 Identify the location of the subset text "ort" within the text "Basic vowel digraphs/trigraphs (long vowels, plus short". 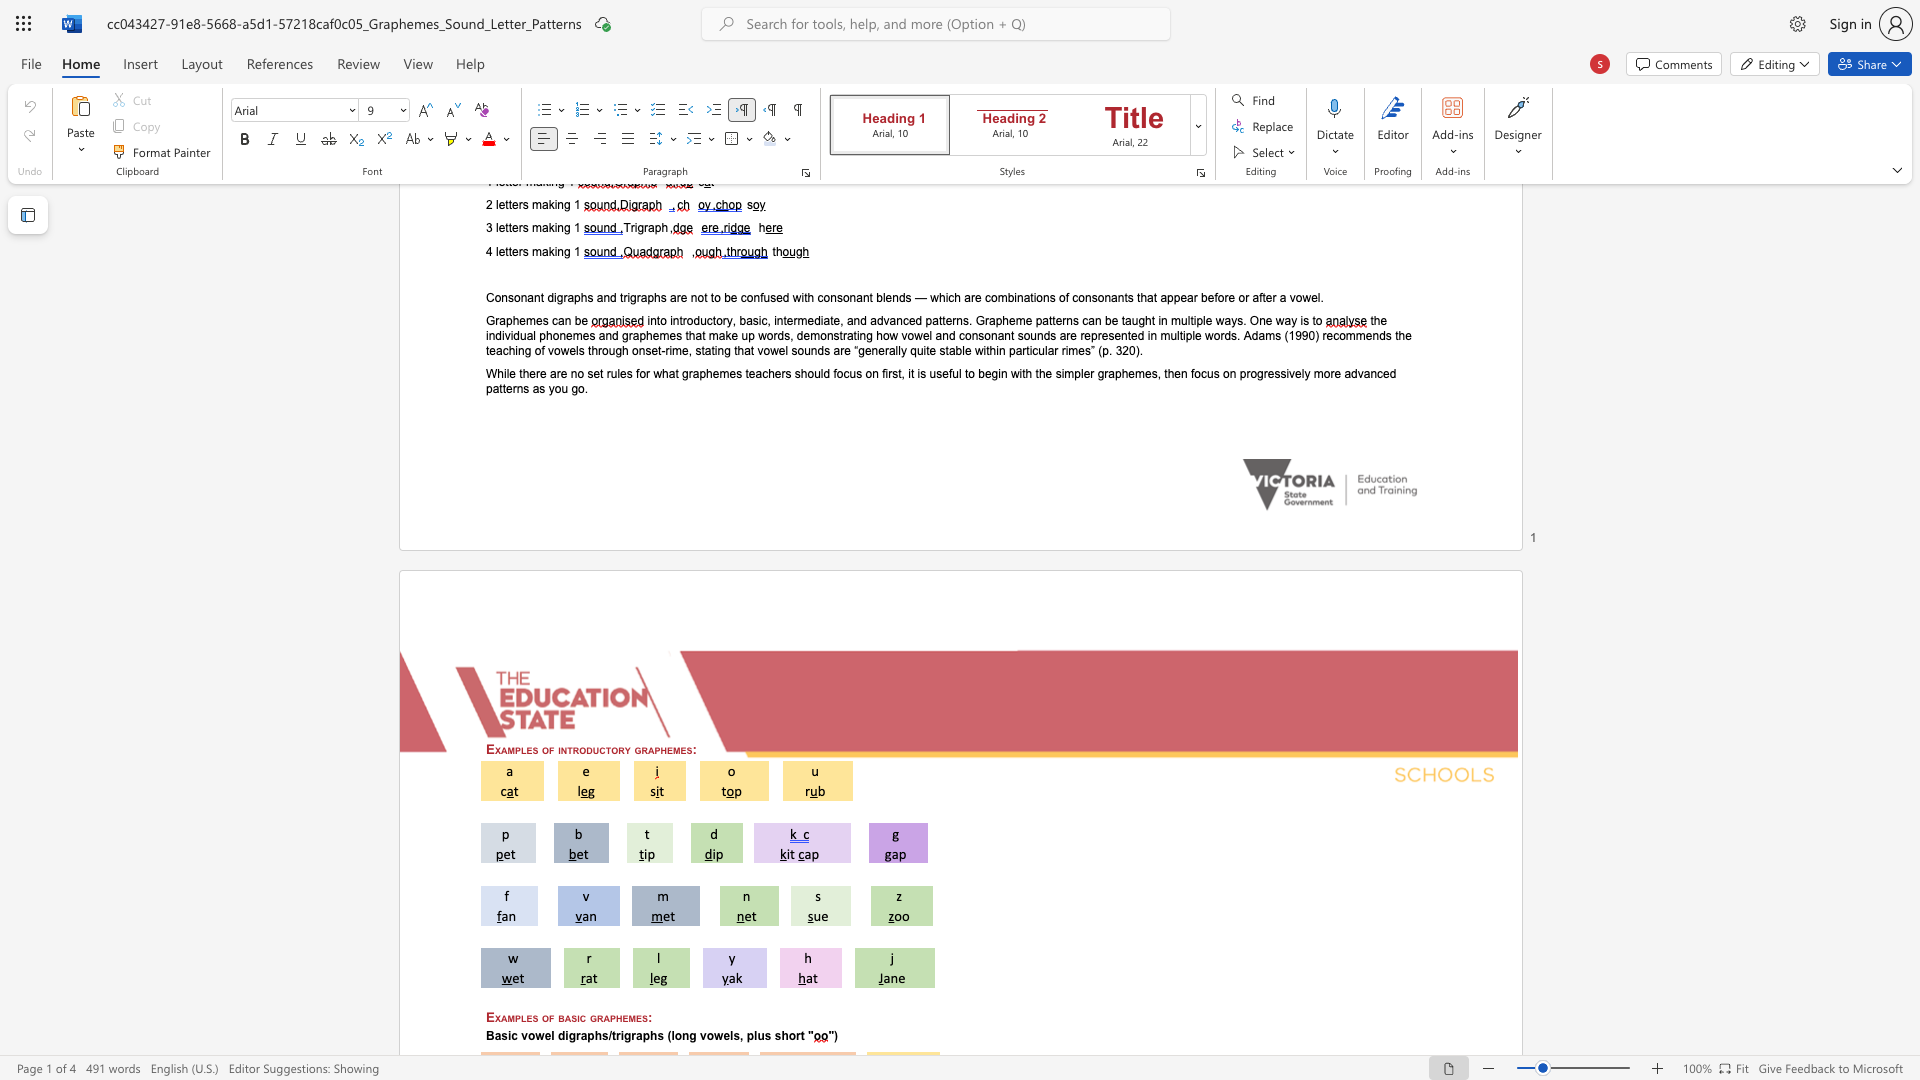
(787, 1035).